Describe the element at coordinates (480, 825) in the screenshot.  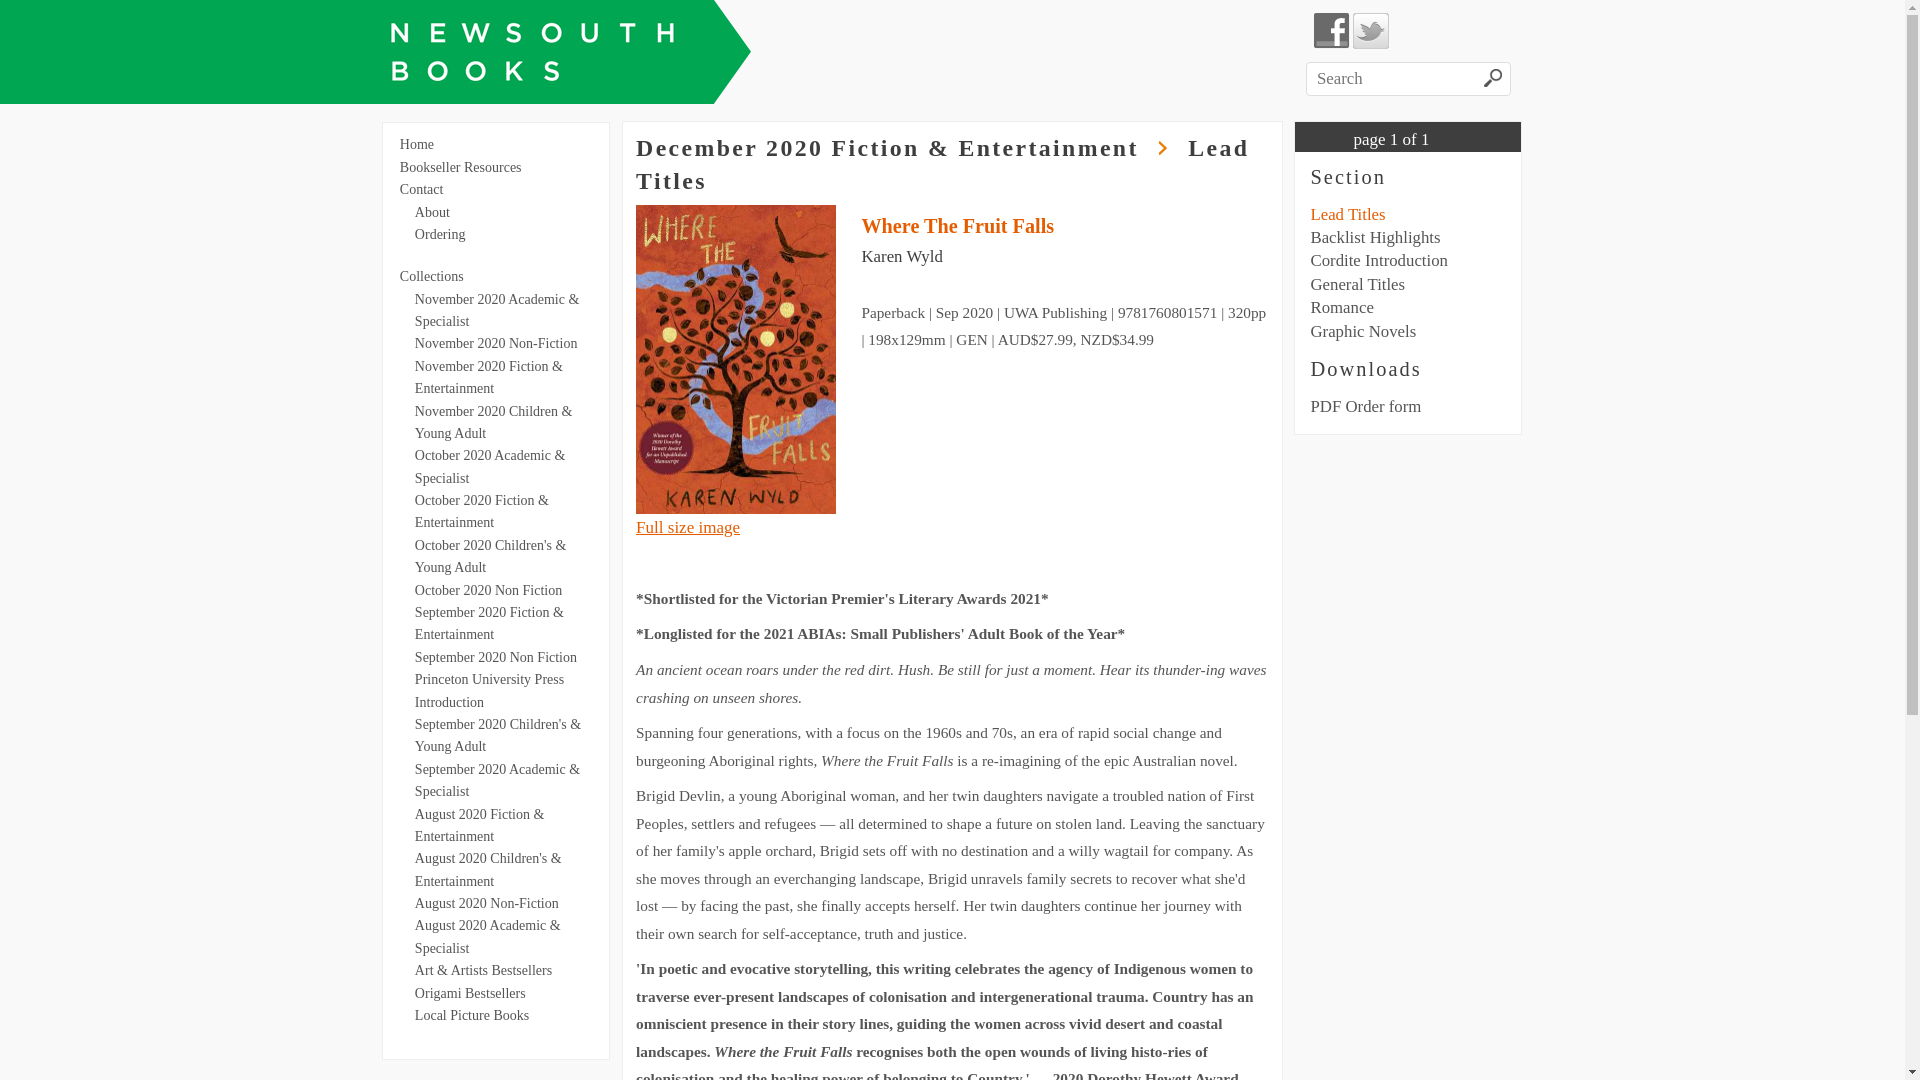
I see `'August 2020 Fiction & Entertainment'` at that location.